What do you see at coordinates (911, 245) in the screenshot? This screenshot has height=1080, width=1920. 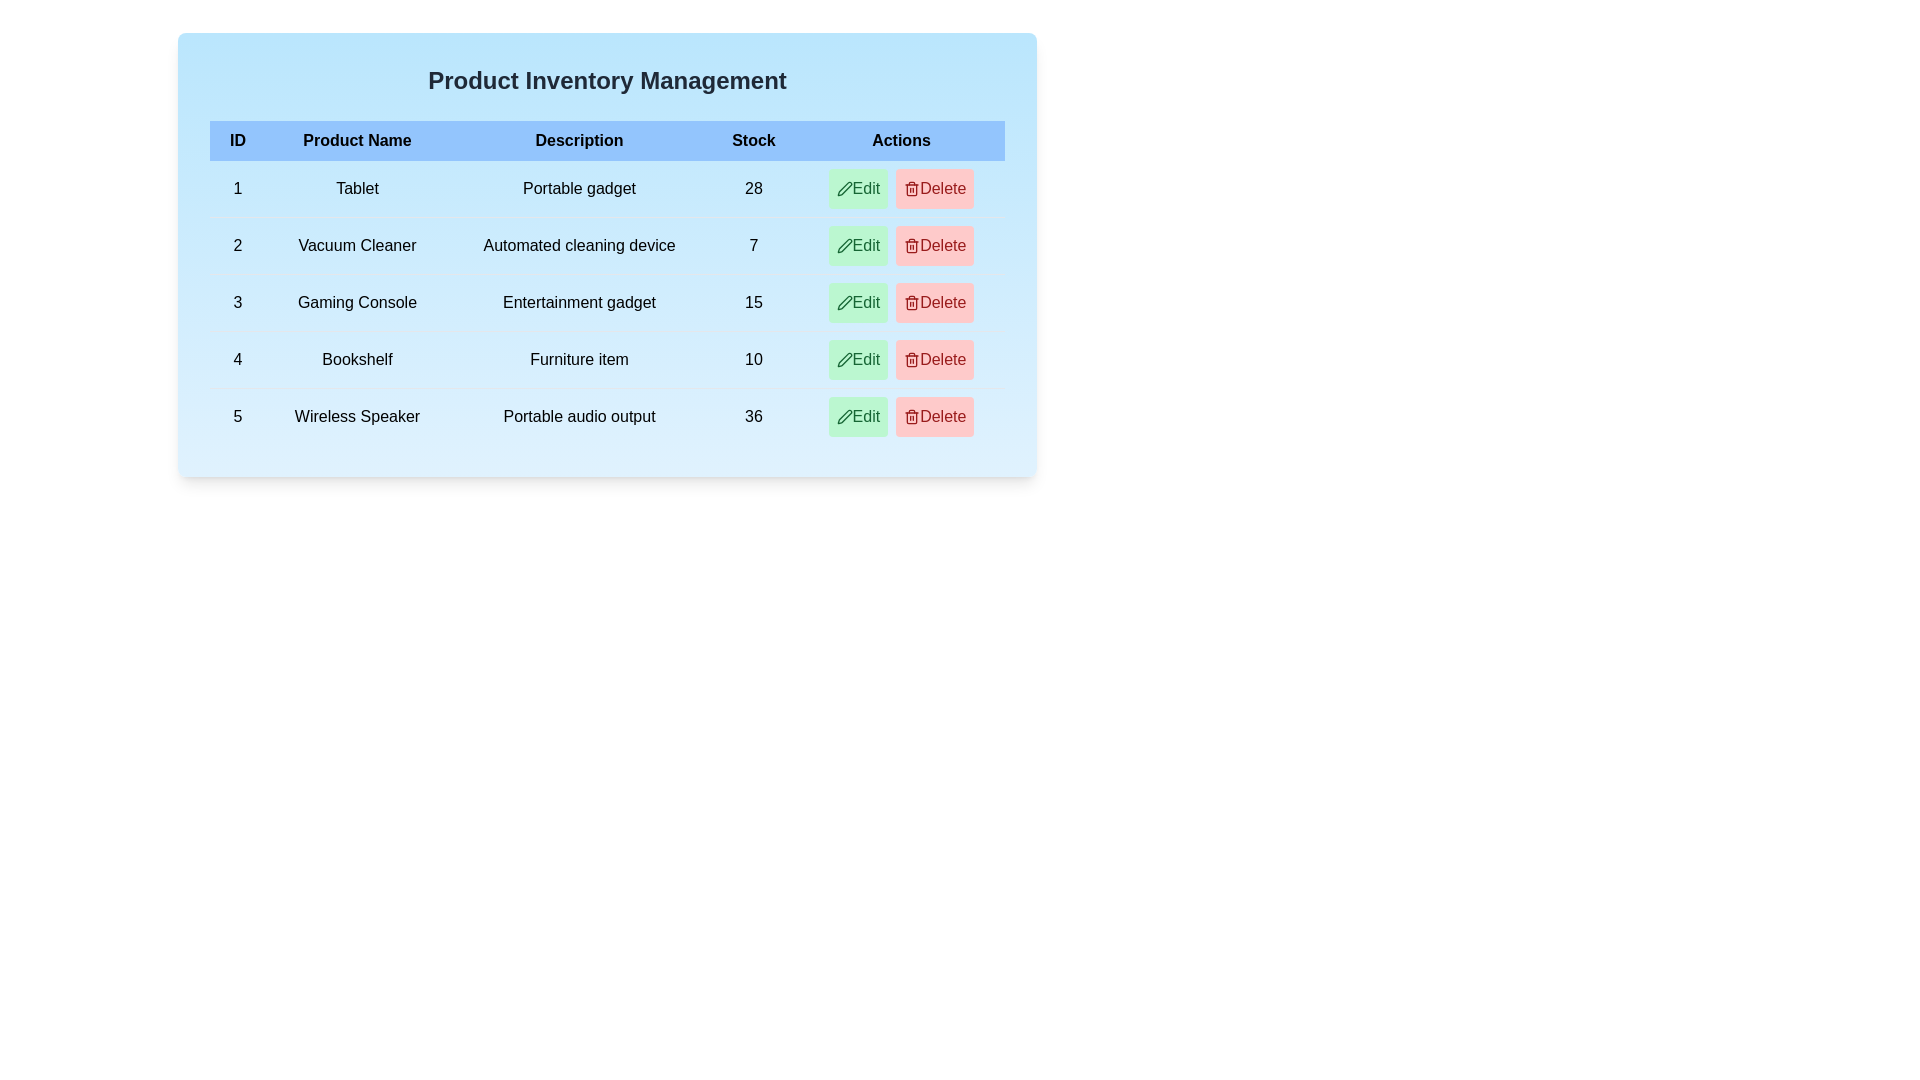 I see `the trash can icon located in the second row of the table within the 'Delete' button in the 'Actions' column` at bounding box center [911, 245].